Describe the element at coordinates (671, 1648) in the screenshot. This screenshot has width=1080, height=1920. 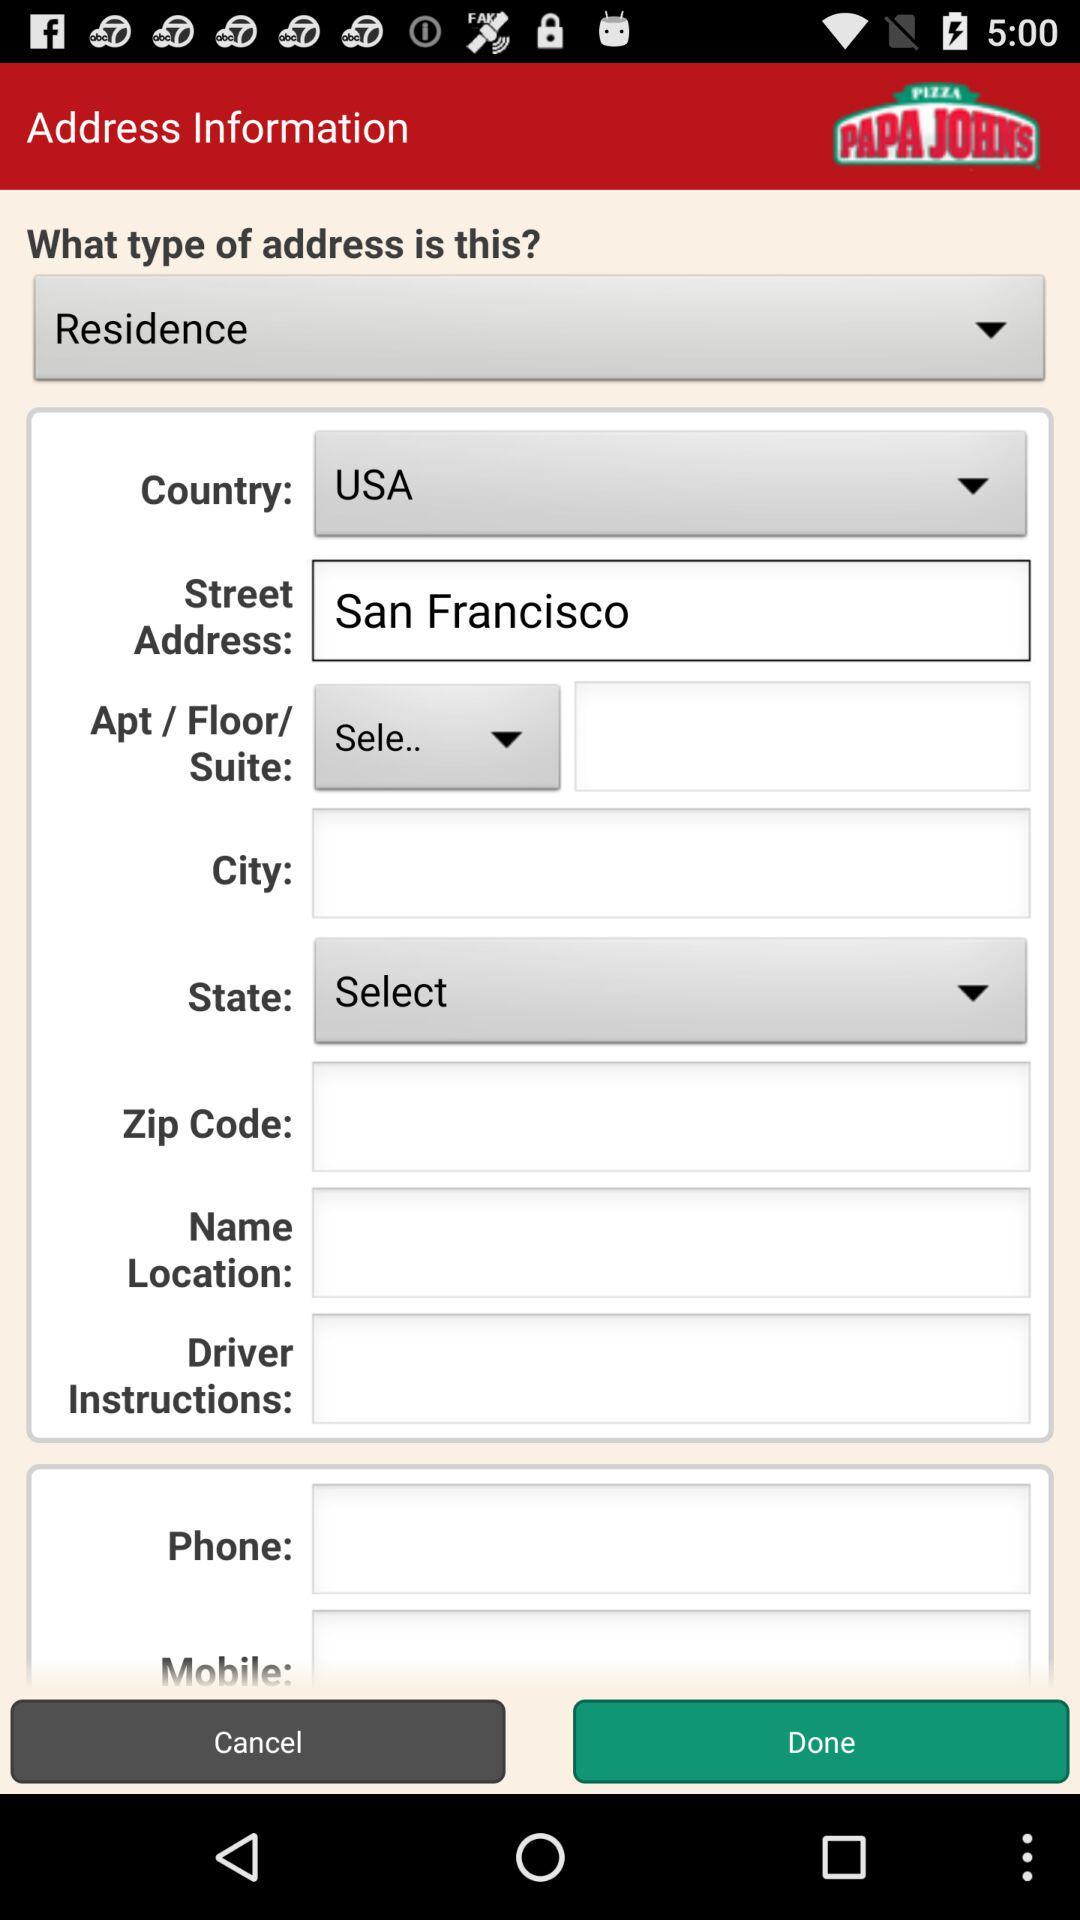
I see `mobile option` at that location.